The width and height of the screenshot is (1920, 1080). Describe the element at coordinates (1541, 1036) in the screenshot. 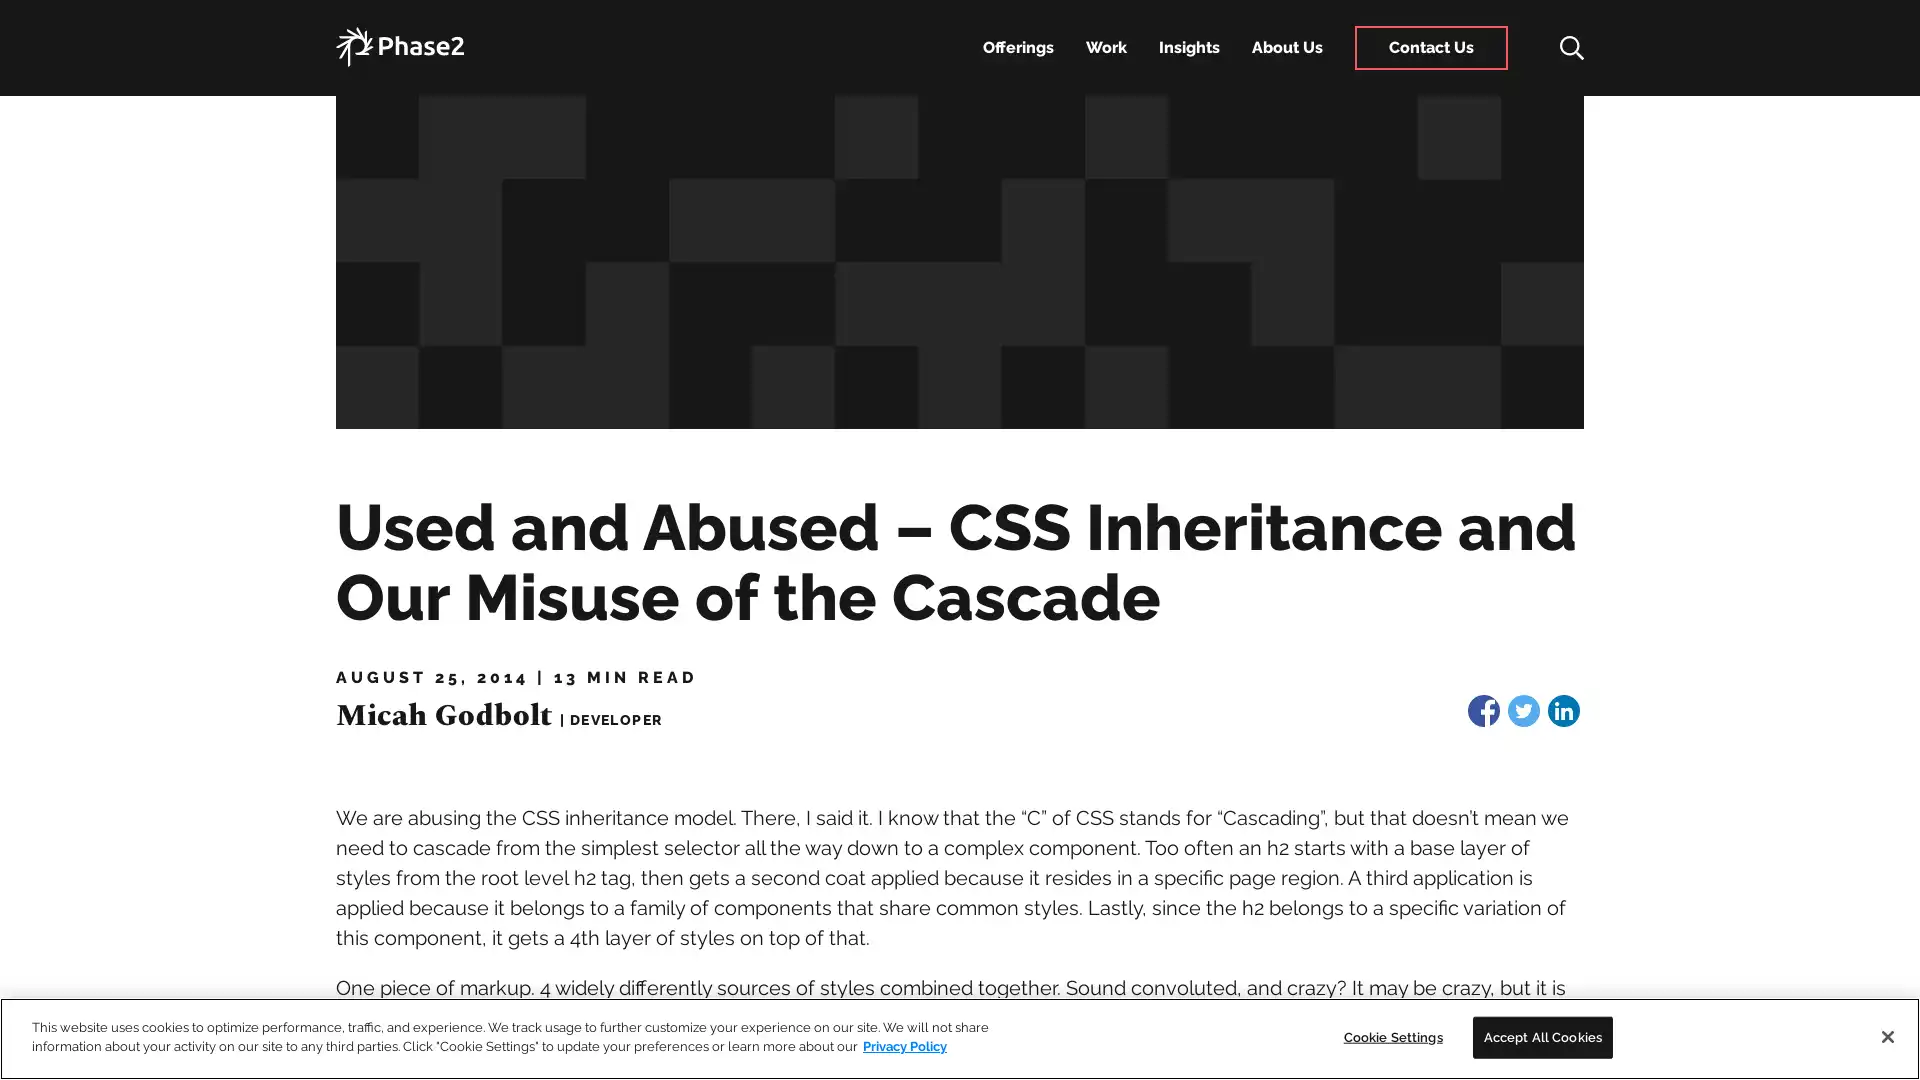

I see `Accept All Cookies` at that location.